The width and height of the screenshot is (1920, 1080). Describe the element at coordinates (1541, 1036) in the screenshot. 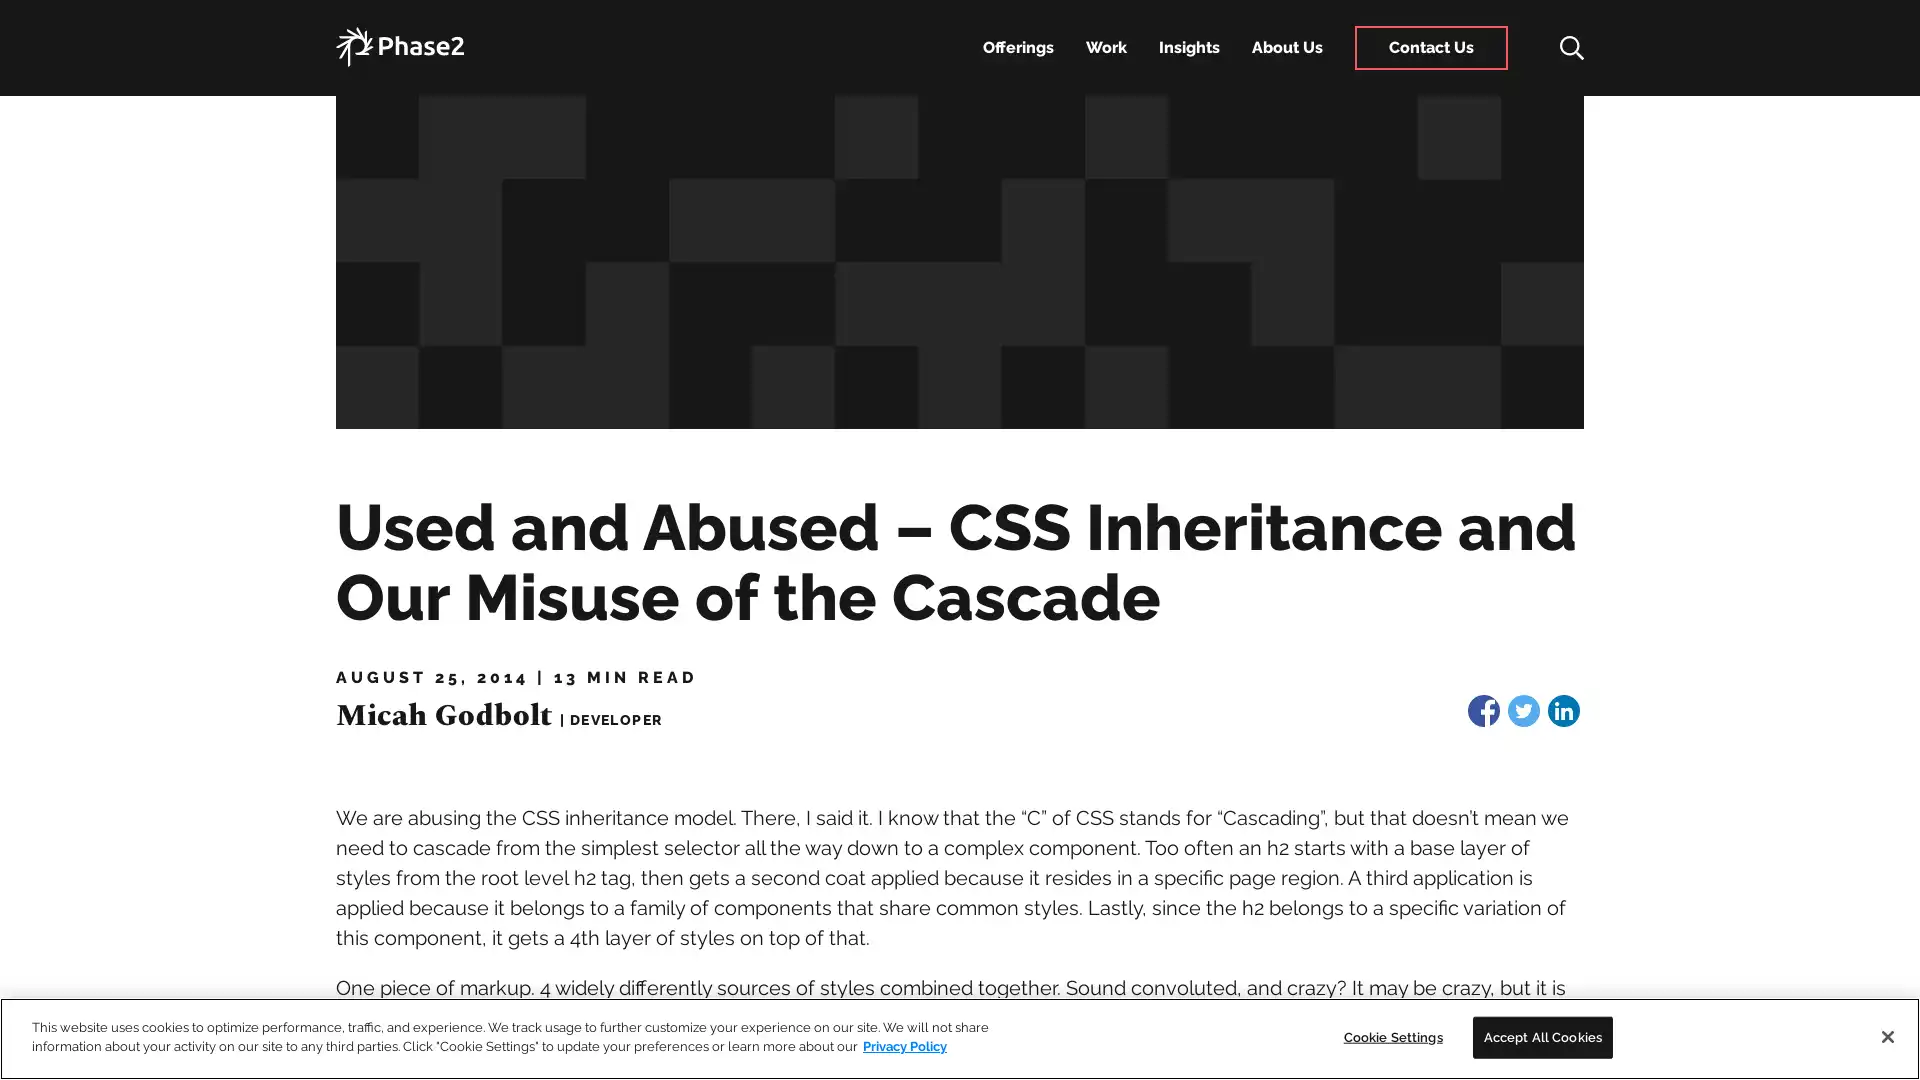

I see `Accept All Cookies` at that location.